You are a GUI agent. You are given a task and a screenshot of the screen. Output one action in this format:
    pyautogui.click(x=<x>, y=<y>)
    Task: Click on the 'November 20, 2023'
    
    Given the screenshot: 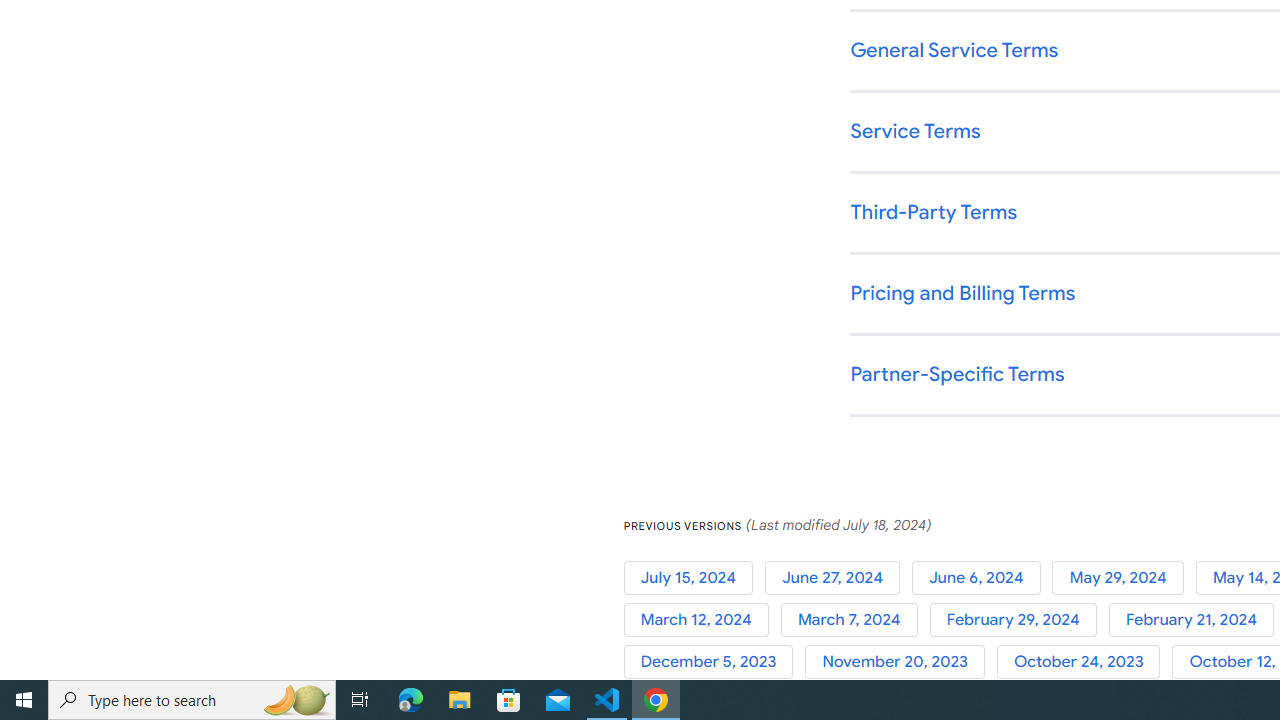 What is the action you would take?
    pyautogui.click(x=900, y=662)
    